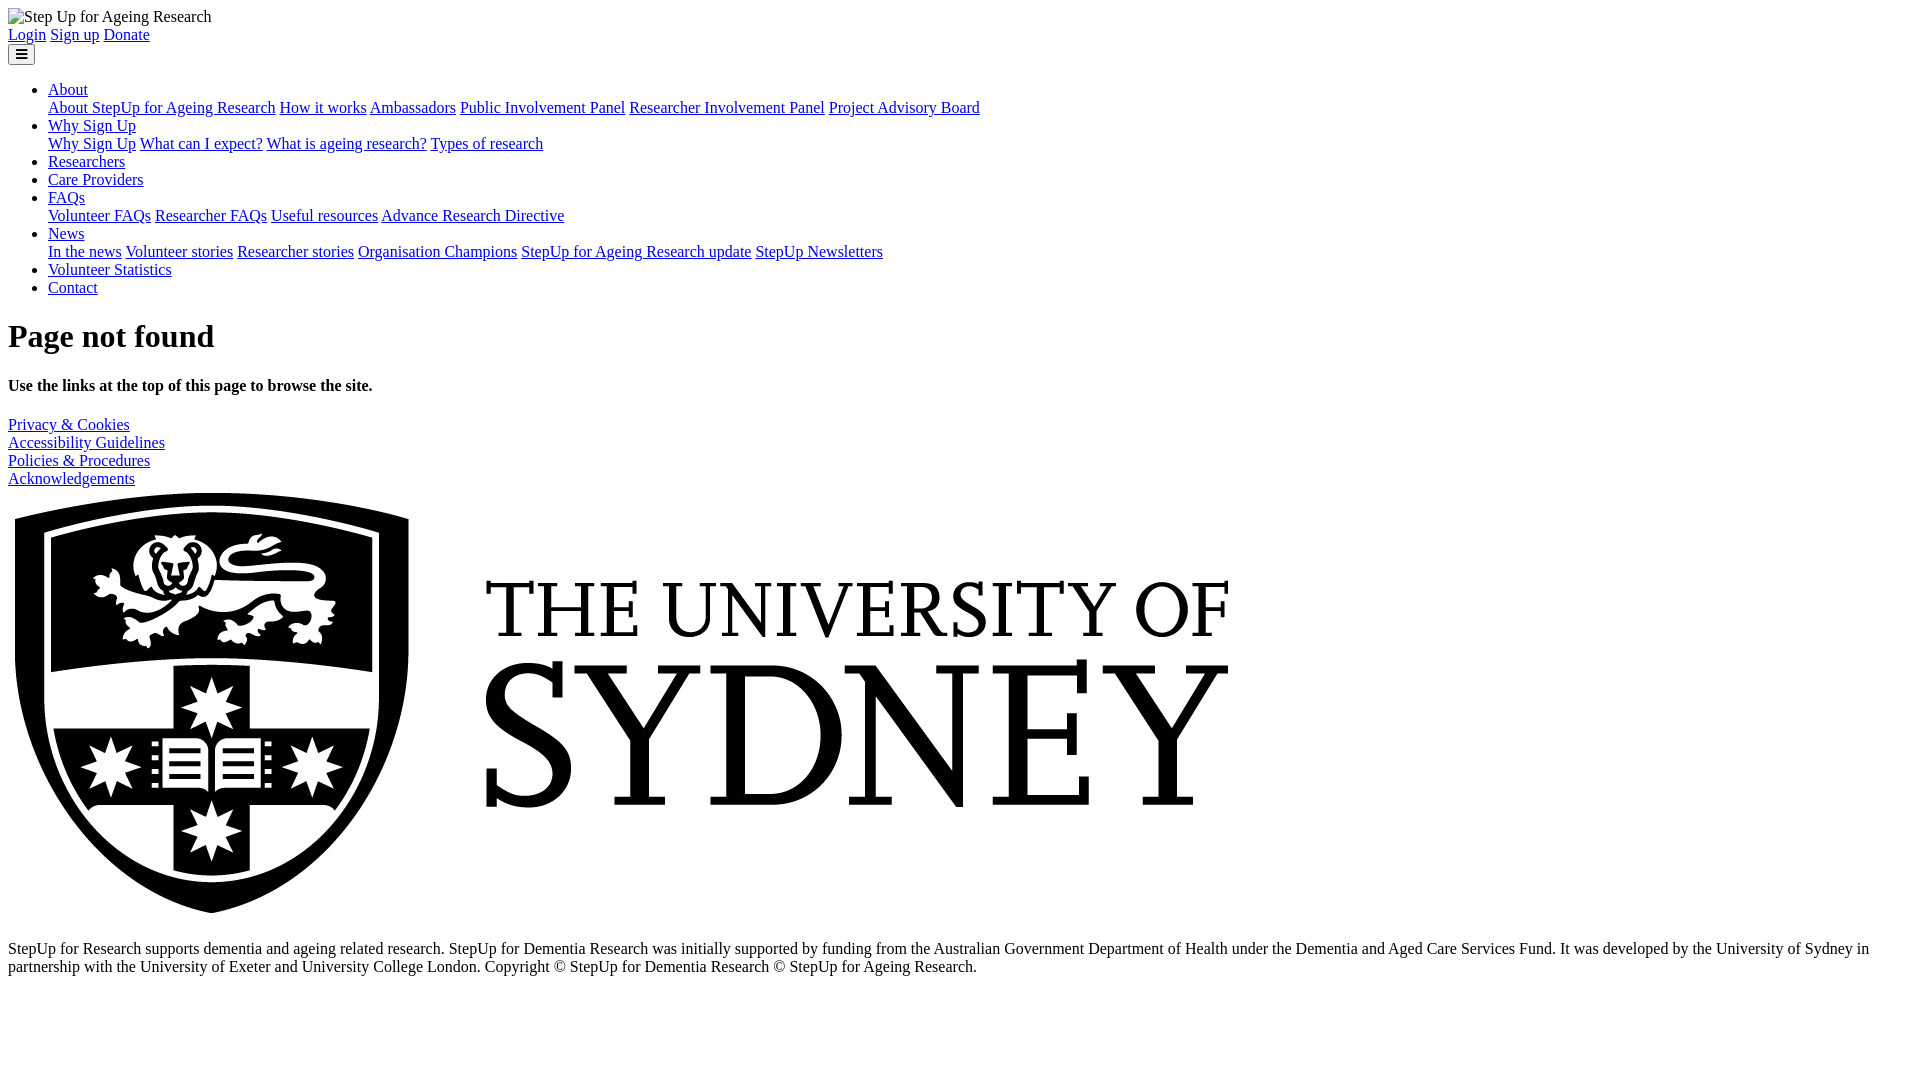 The image size is (1920, 1080). Describe the element at coordinates (436, 250) in the screenshot. I see `'Organisation Champions'` at that location.